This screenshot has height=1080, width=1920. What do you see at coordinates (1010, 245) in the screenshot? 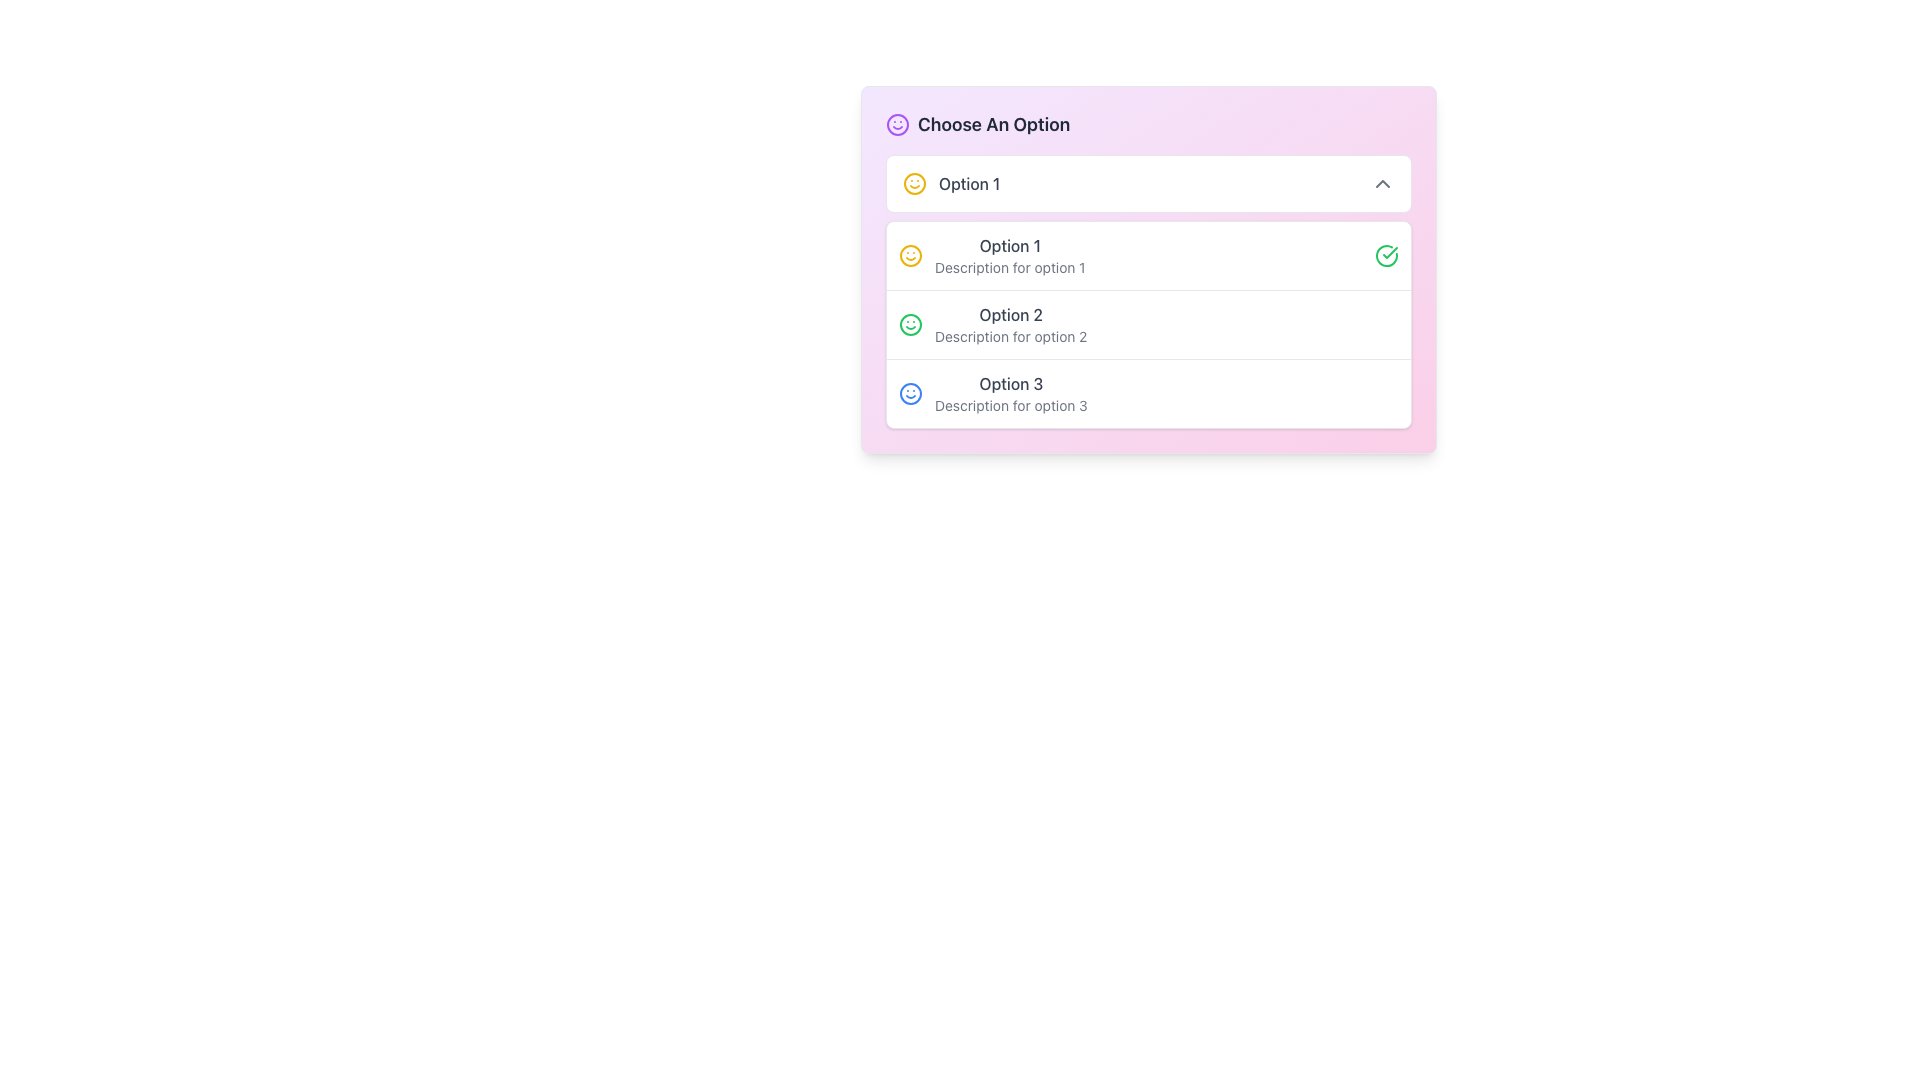
I see `the text element displaying 'Option 1', which is part of the selectable list titled 'Choose An Option', positioned next to a yellow emoji icon` at bounding box center [1010, 245].